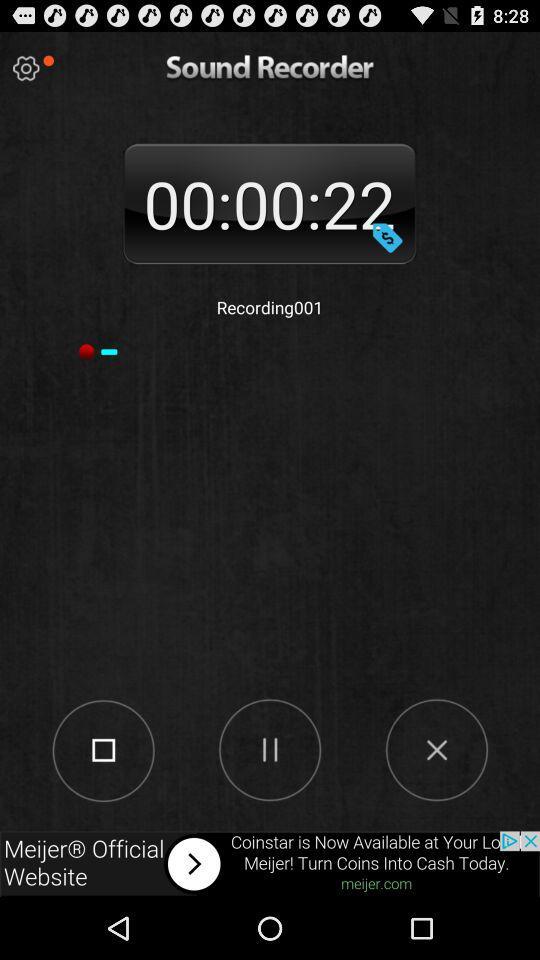 The height and width of the screenshot is (960, 540). Describe the element at coordinates (269, 748) in the screenshot. I see `the play button` at that location.